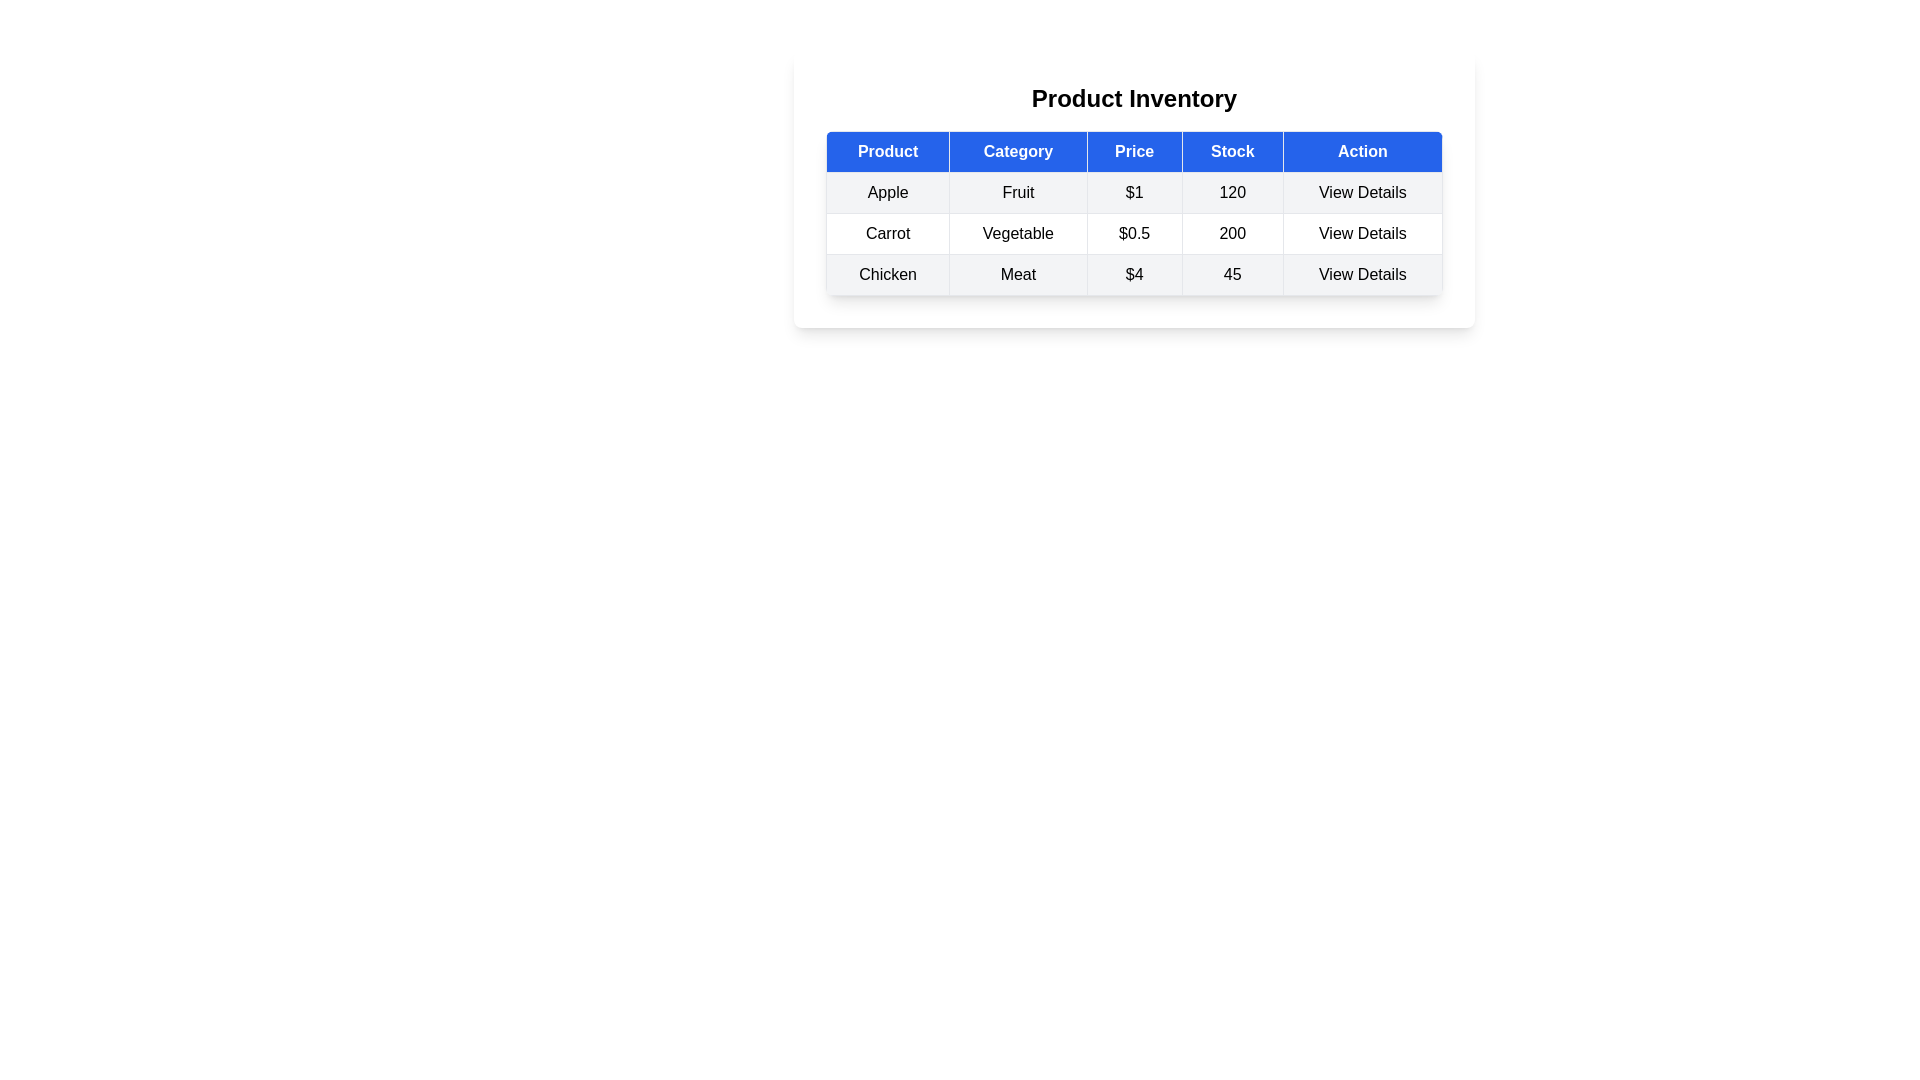  Describe the element at coordinates (1134, 274) in the screenshot. I see `the row corresponding to Chicken` at that location.